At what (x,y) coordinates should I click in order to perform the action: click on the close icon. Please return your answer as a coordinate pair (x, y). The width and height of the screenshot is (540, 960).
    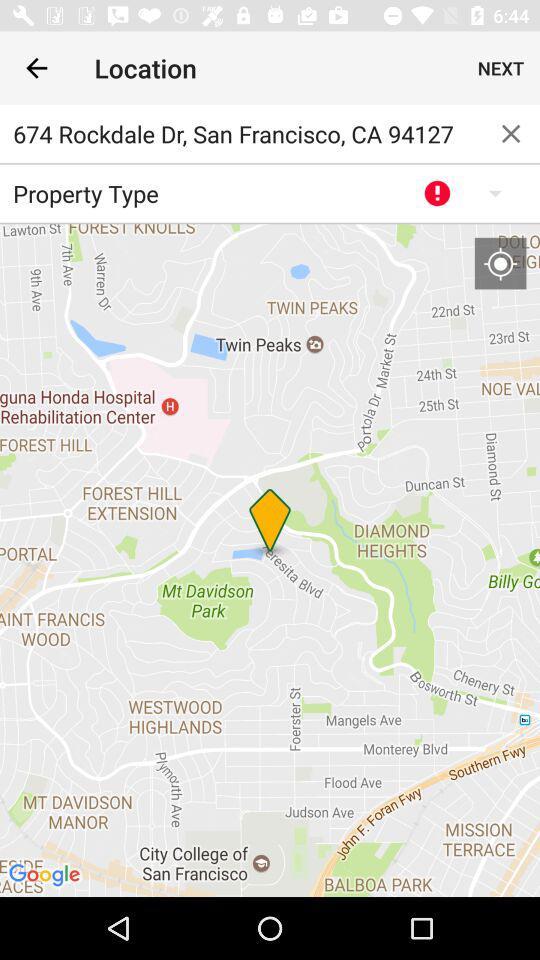
    Looking at the image, I should click on (511, 132).